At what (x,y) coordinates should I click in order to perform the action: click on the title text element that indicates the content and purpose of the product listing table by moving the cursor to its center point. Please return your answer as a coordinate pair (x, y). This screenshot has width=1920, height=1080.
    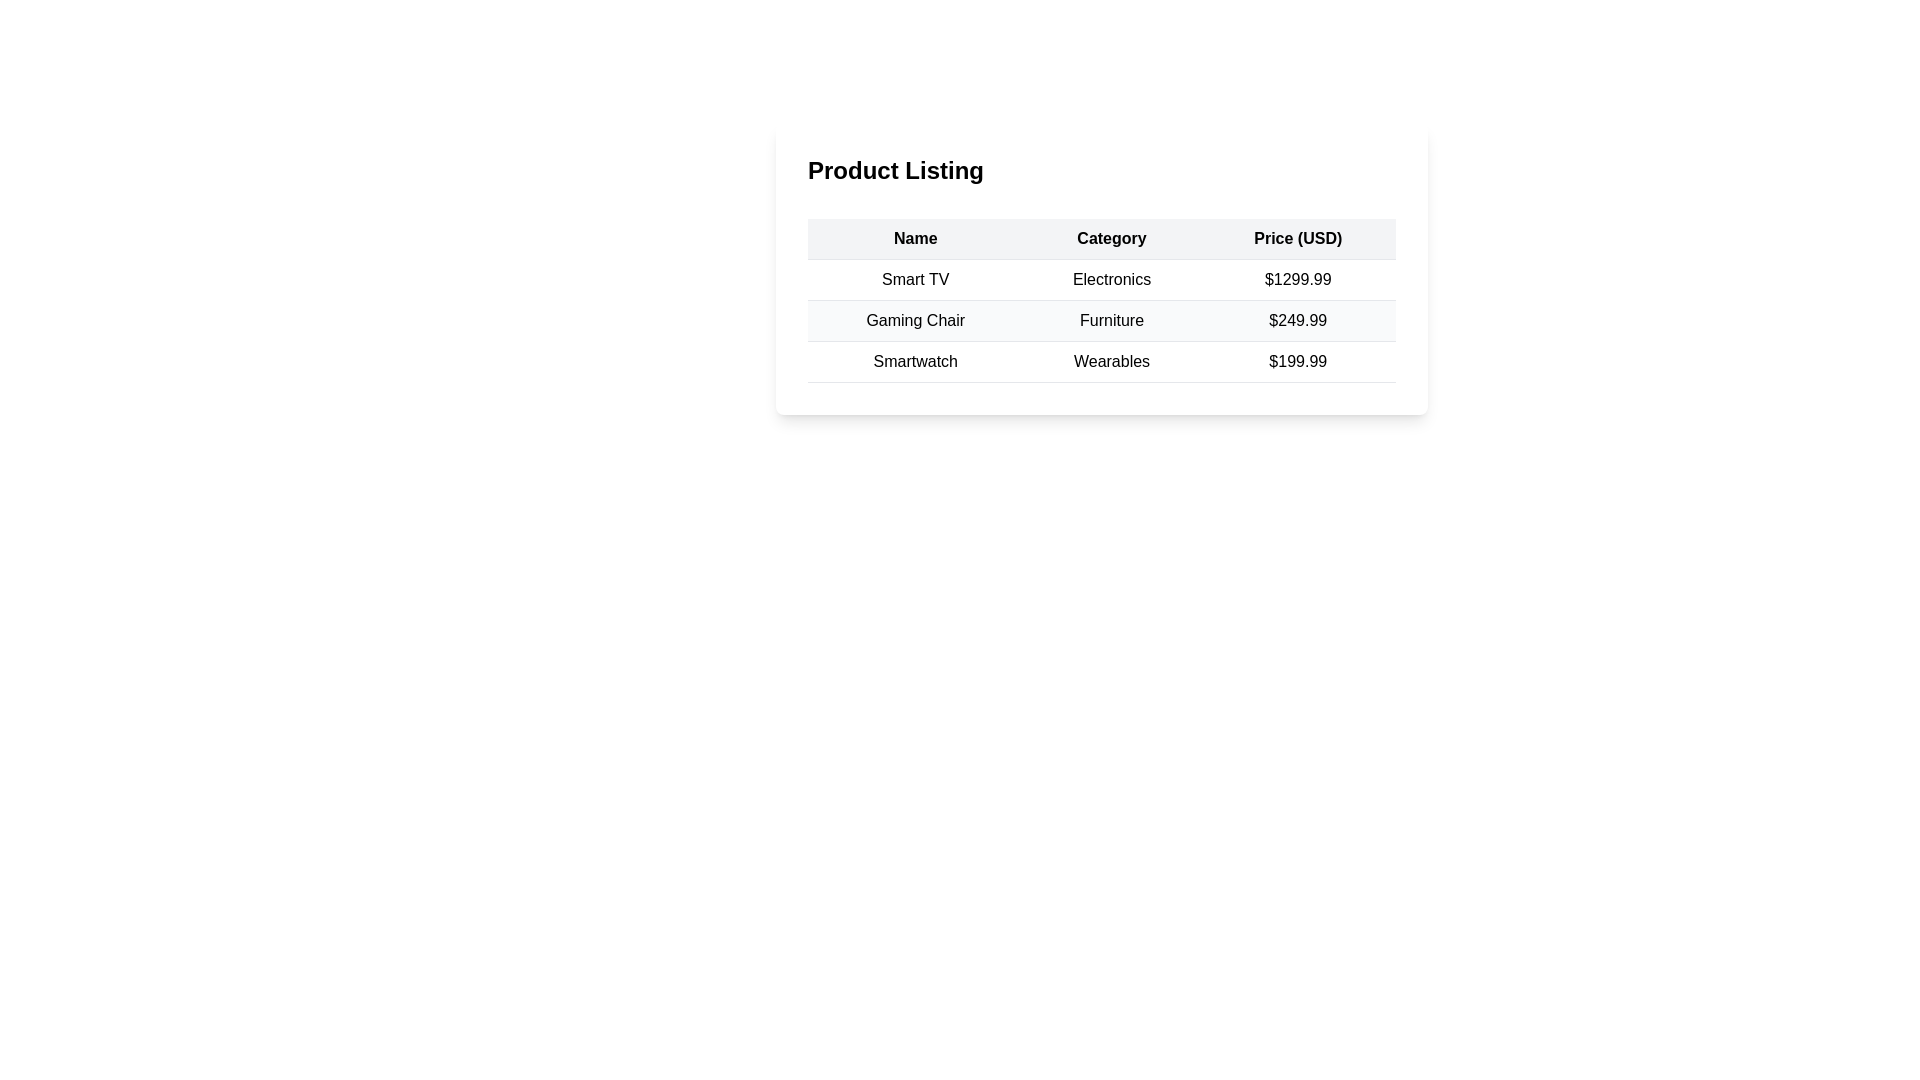
    Looking at the image, I should click on (1101, 173).